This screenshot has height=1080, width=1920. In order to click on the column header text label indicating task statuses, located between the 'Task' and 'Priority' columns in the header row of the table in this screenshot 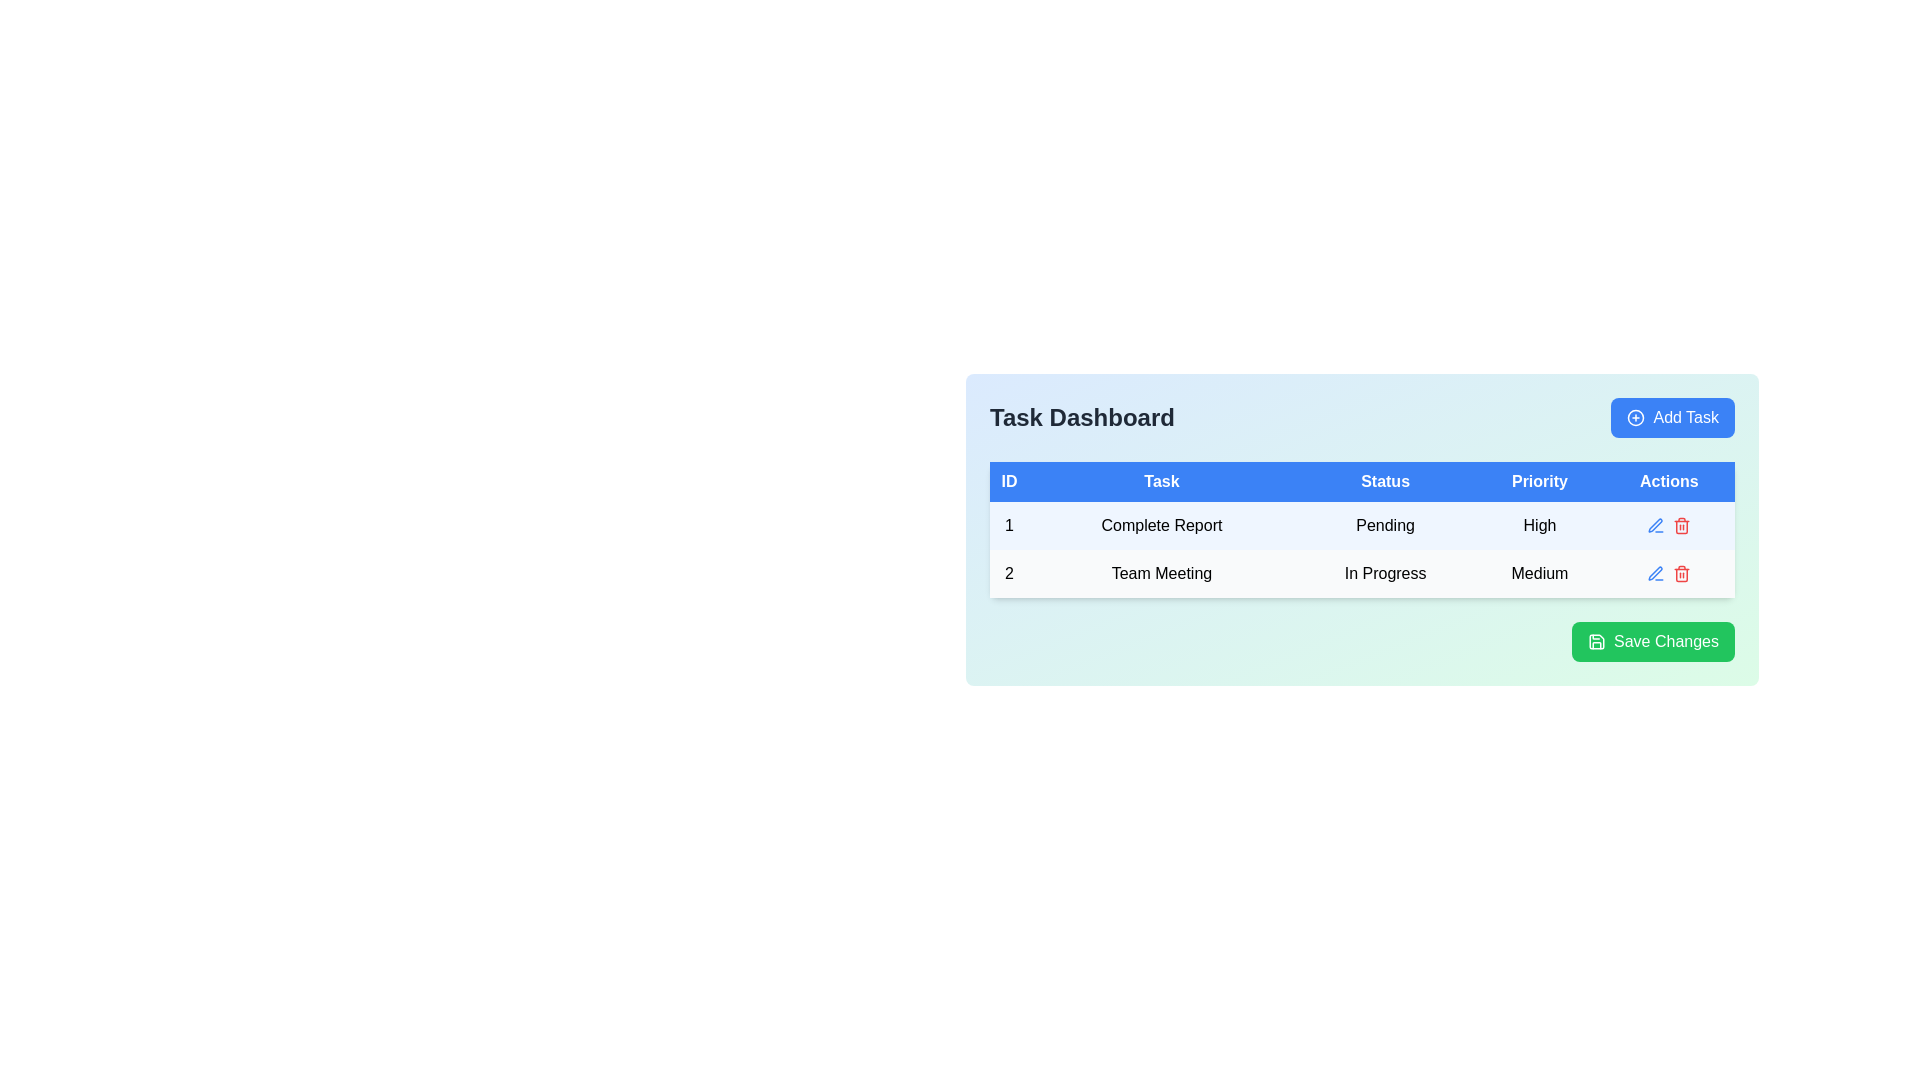, I will do `click(1384, 482)`.